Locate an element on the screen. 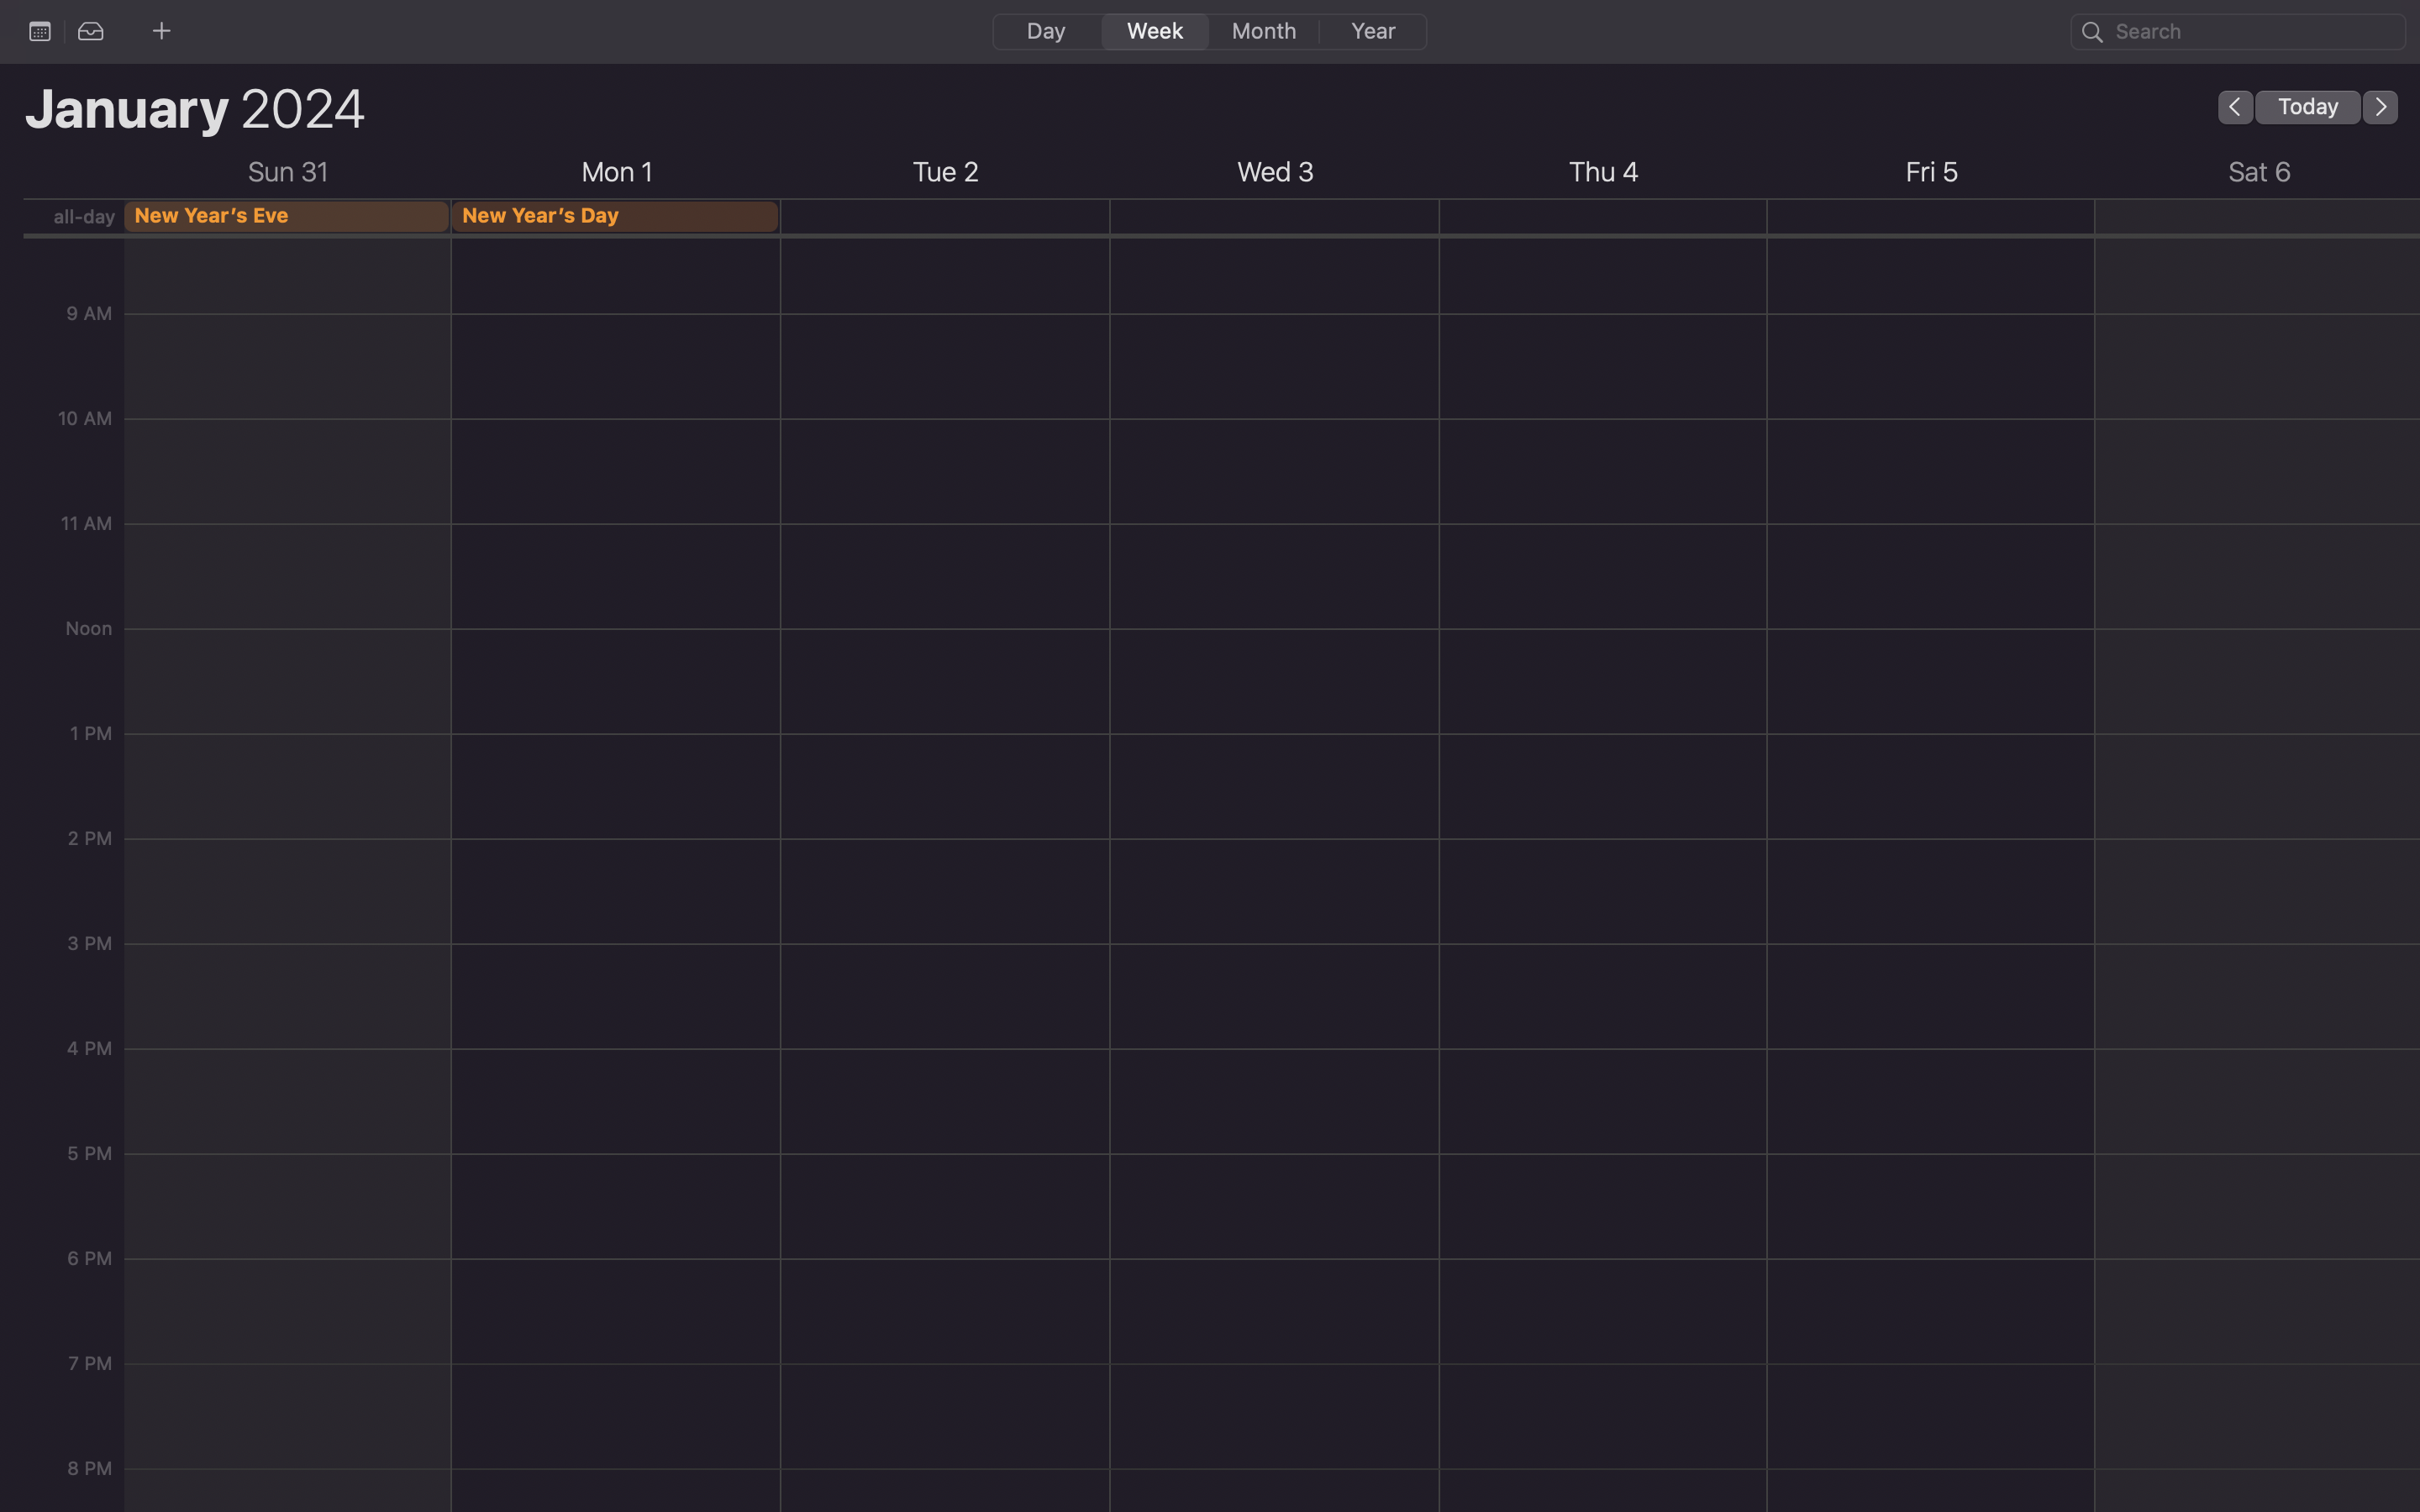 The height and width of the screenshot is (1512, 2420). Schedule an event at 9 in the morning on New Year"s day is located at coordinates (617, 331).